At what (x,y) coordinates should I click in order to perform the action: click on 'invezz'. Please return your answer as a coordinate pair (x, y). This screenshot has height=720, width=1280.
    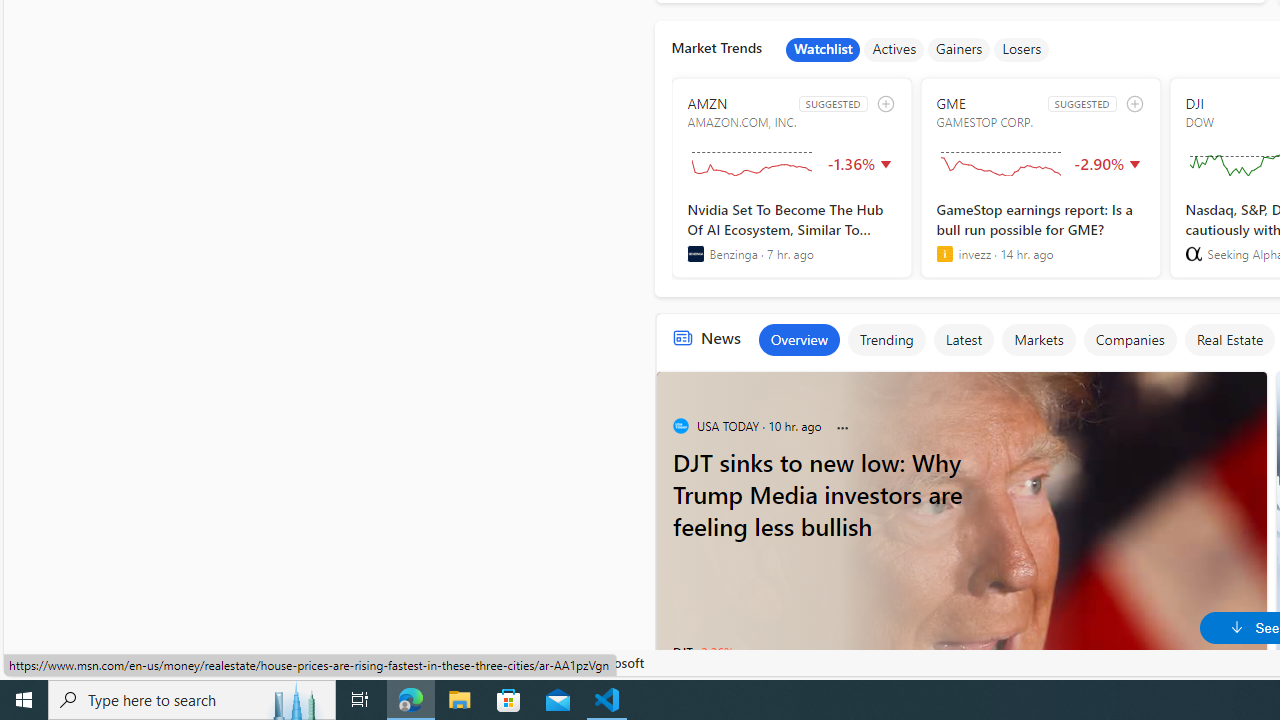
    Looking at the image, I should click on (943, 253).